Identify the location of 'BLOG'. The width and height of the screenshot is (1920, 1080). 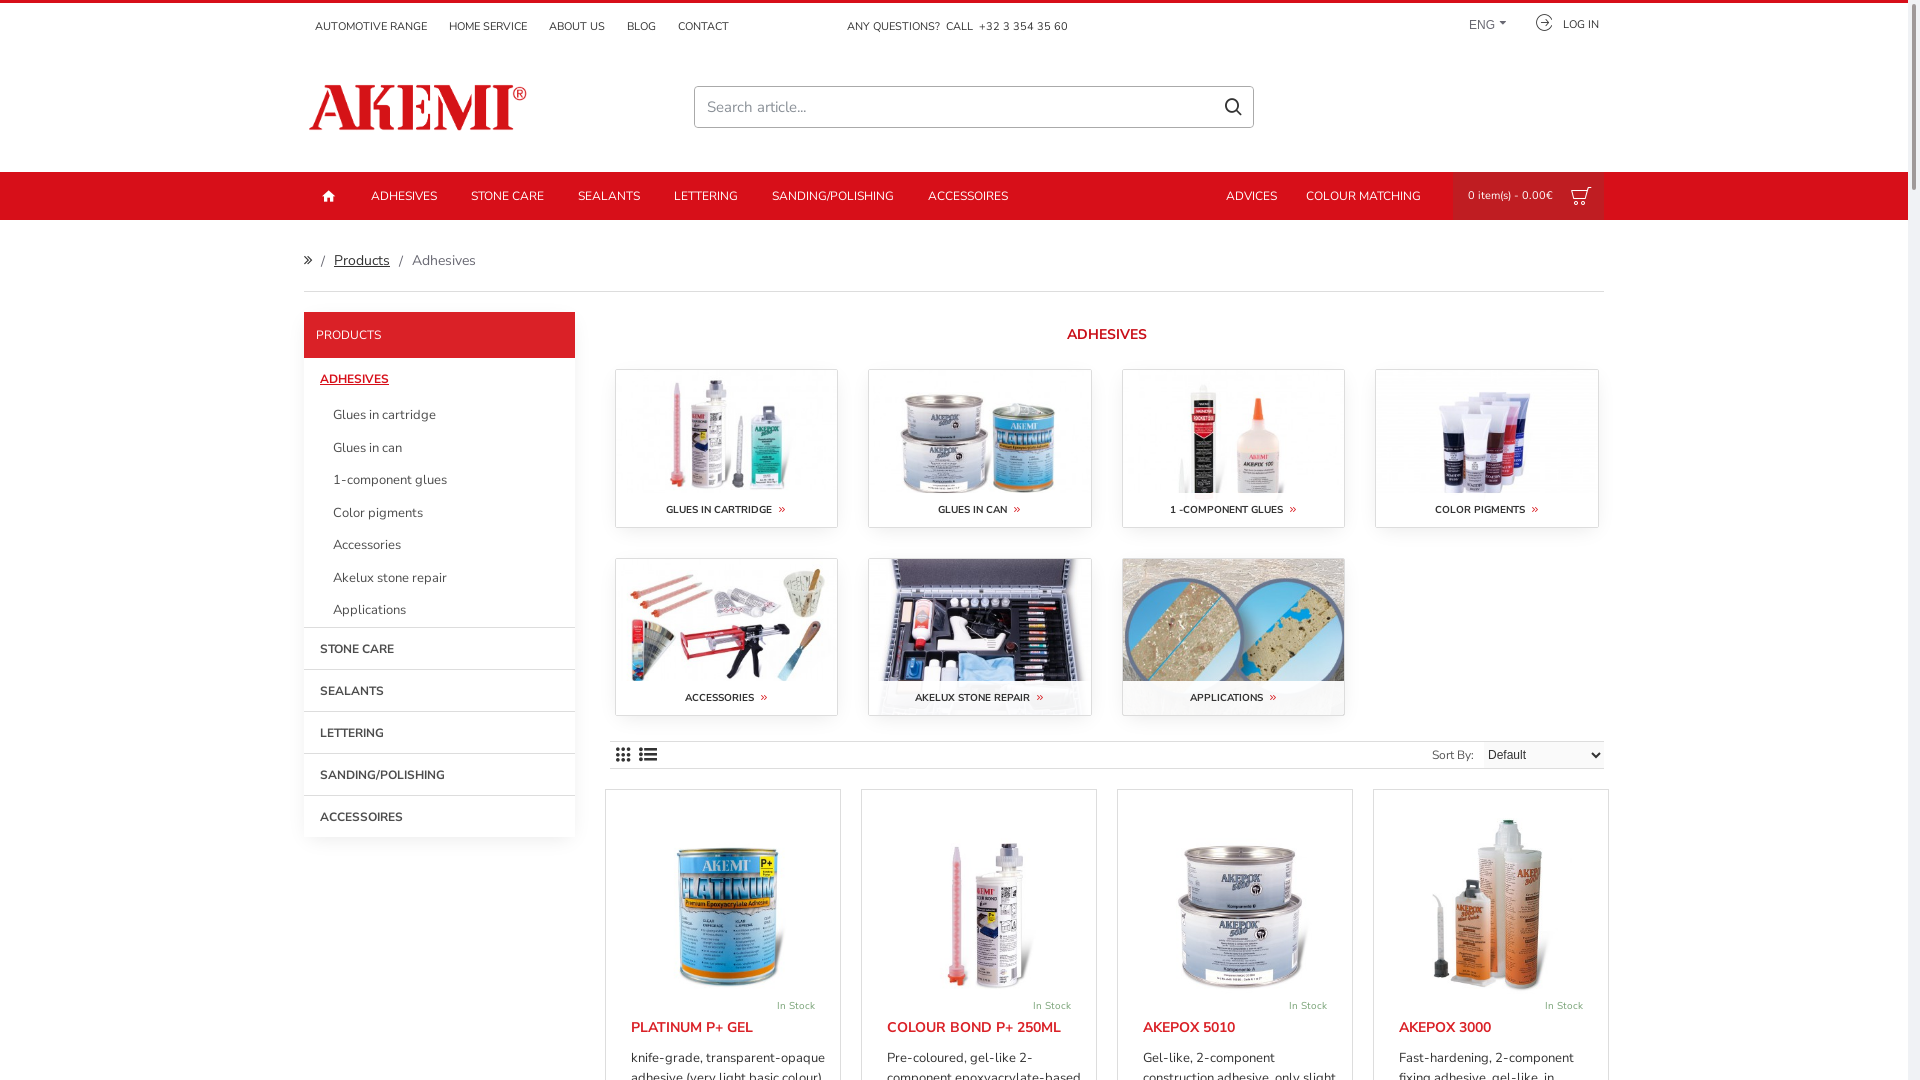
(641, 27).